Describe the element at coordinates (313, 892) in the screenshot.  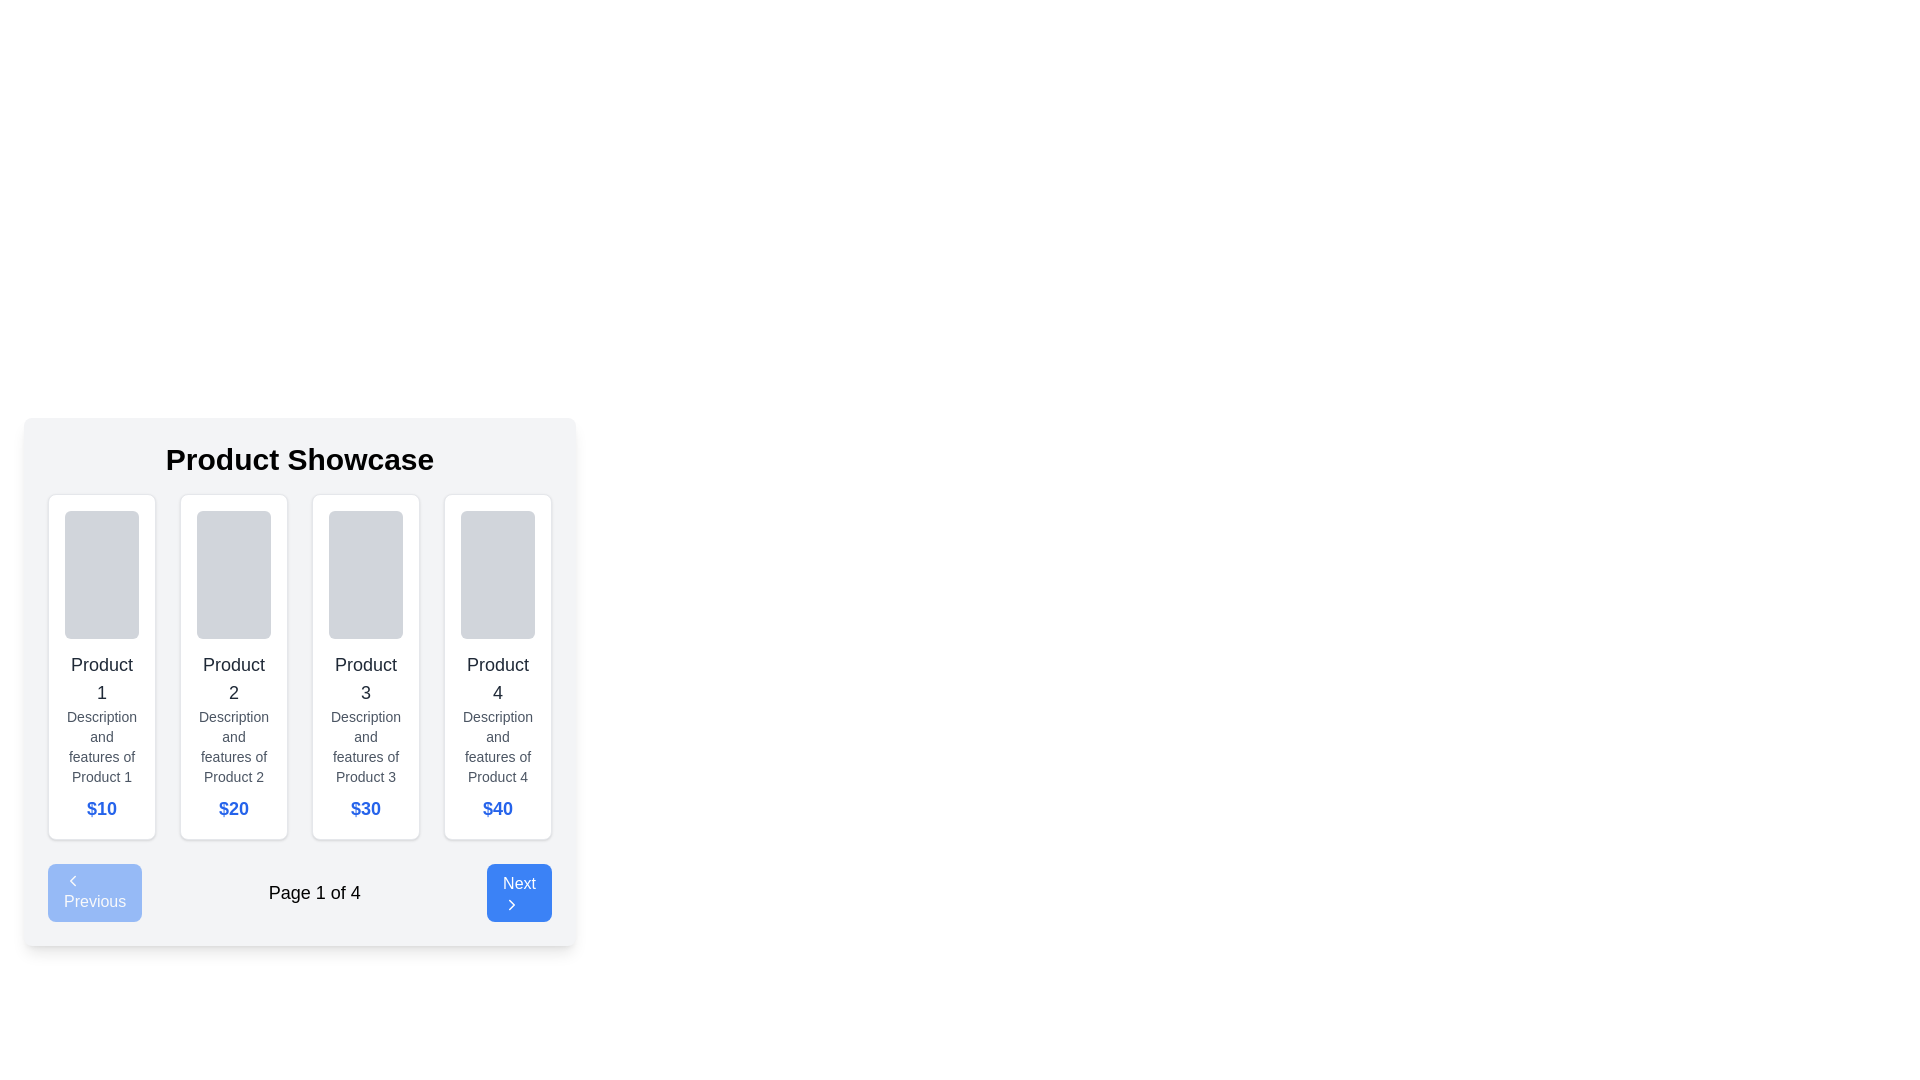
I see `the textual indicator displaying 'Page 1 of 4', which is centrally positioned between the 'Previous' and 'Next' buttons in the pagination controls` at that location.